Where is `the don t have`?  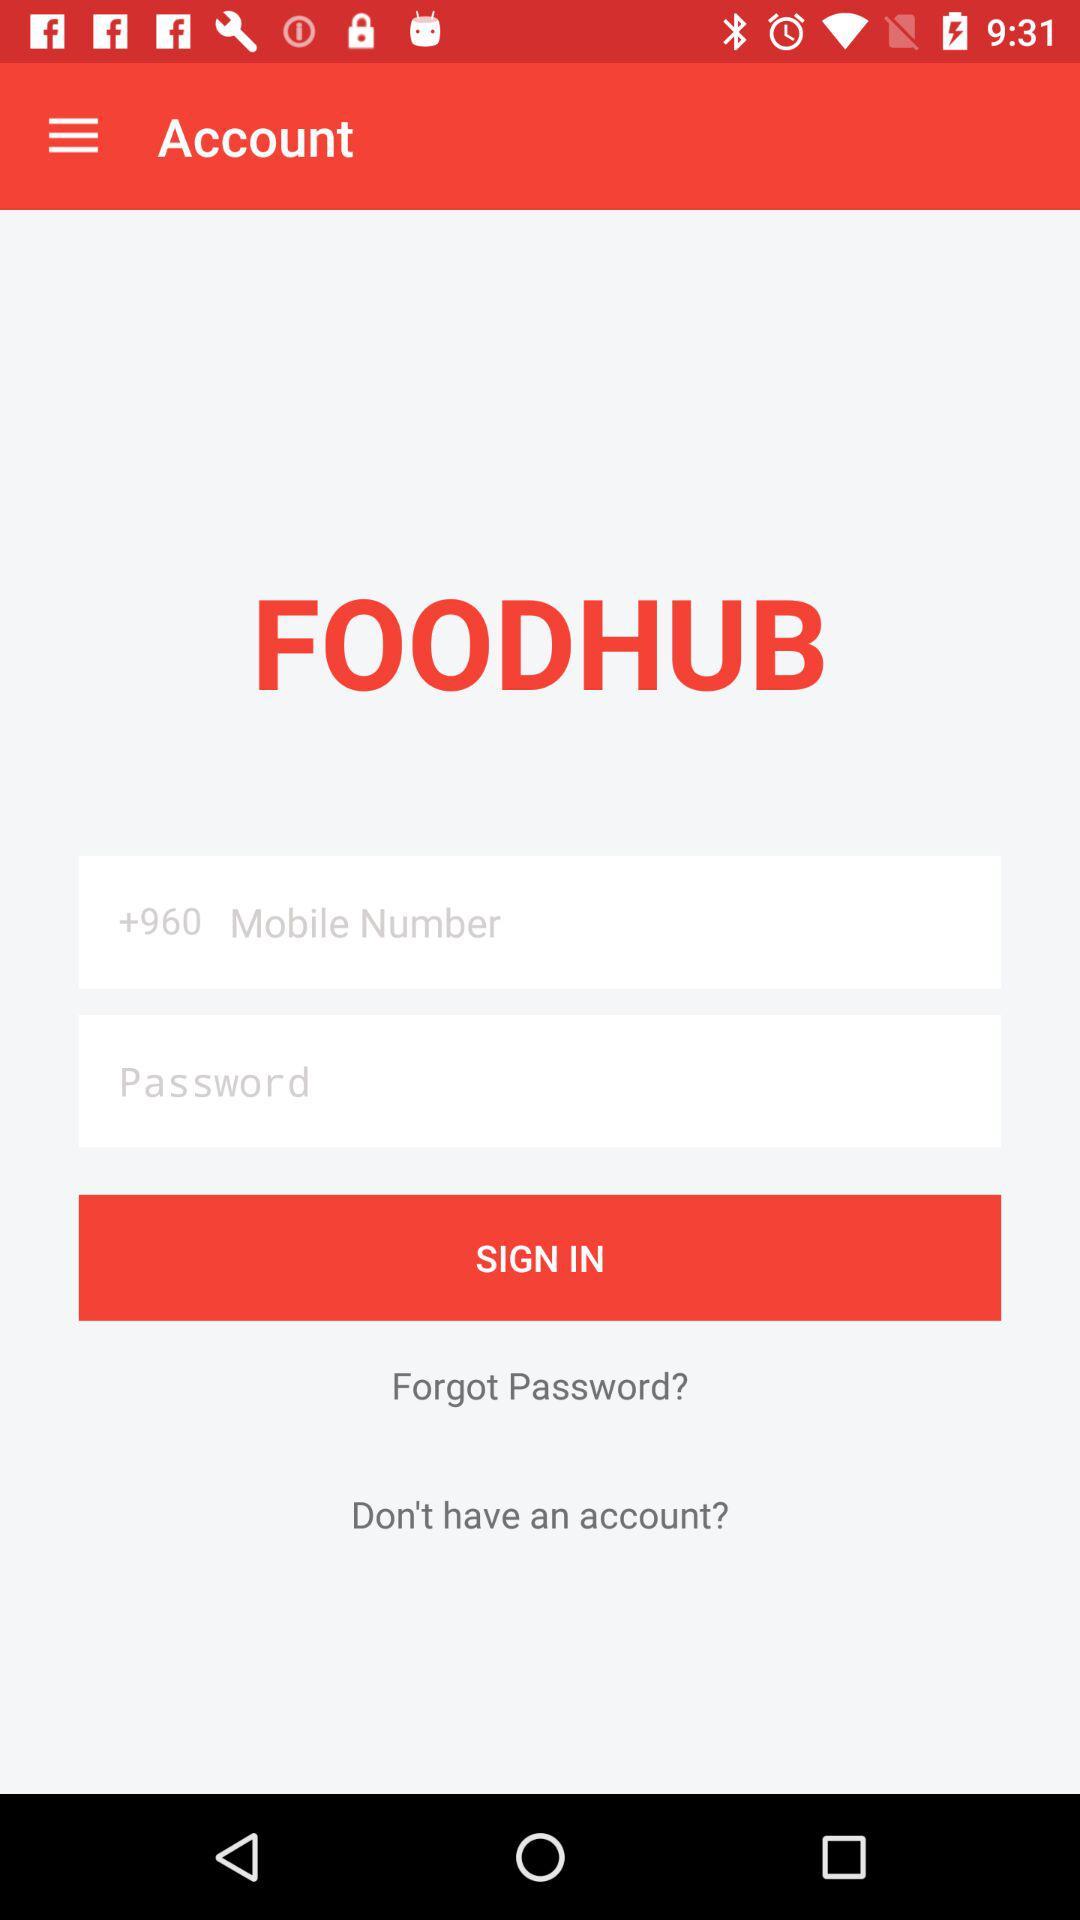
the don t have is located at coordinates (540, 1514).